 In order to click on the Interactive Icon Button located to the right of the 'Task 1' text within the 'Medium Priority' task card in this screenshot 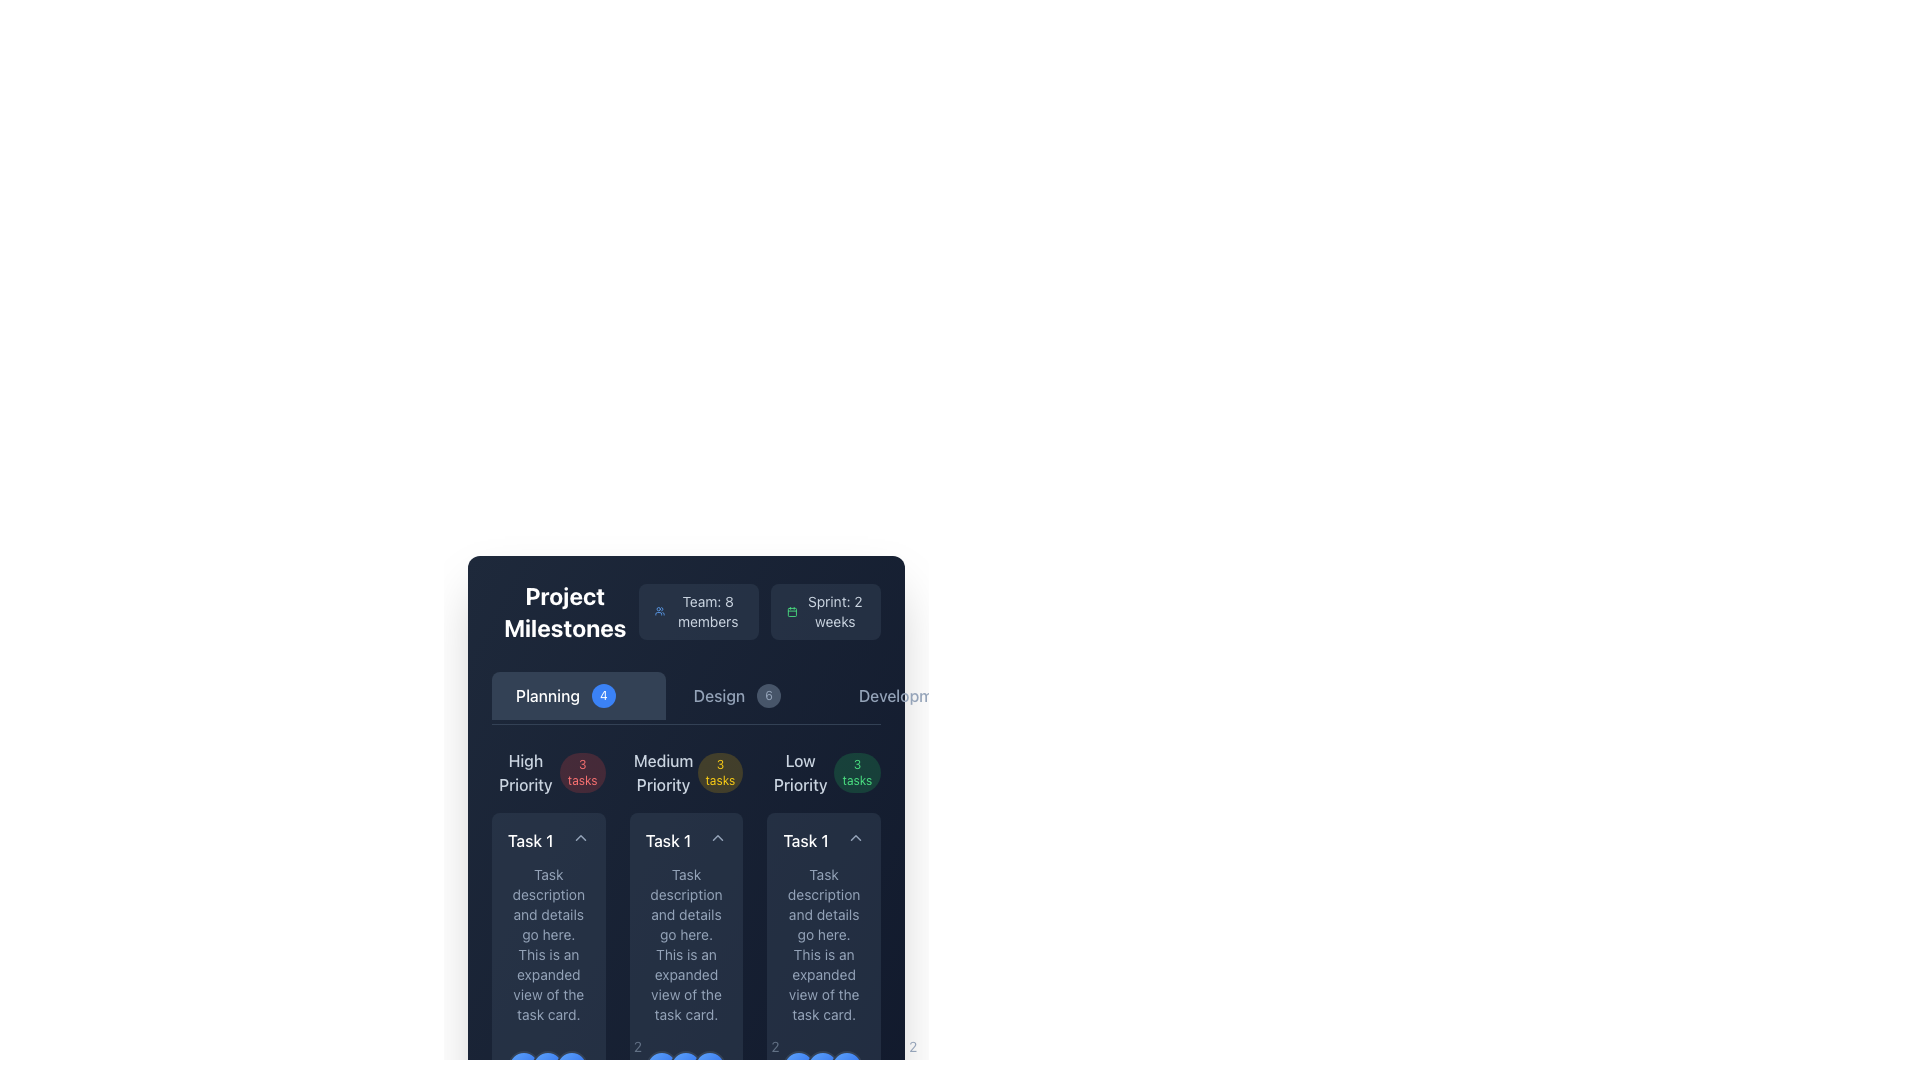, I will do `click(718, 837)`.